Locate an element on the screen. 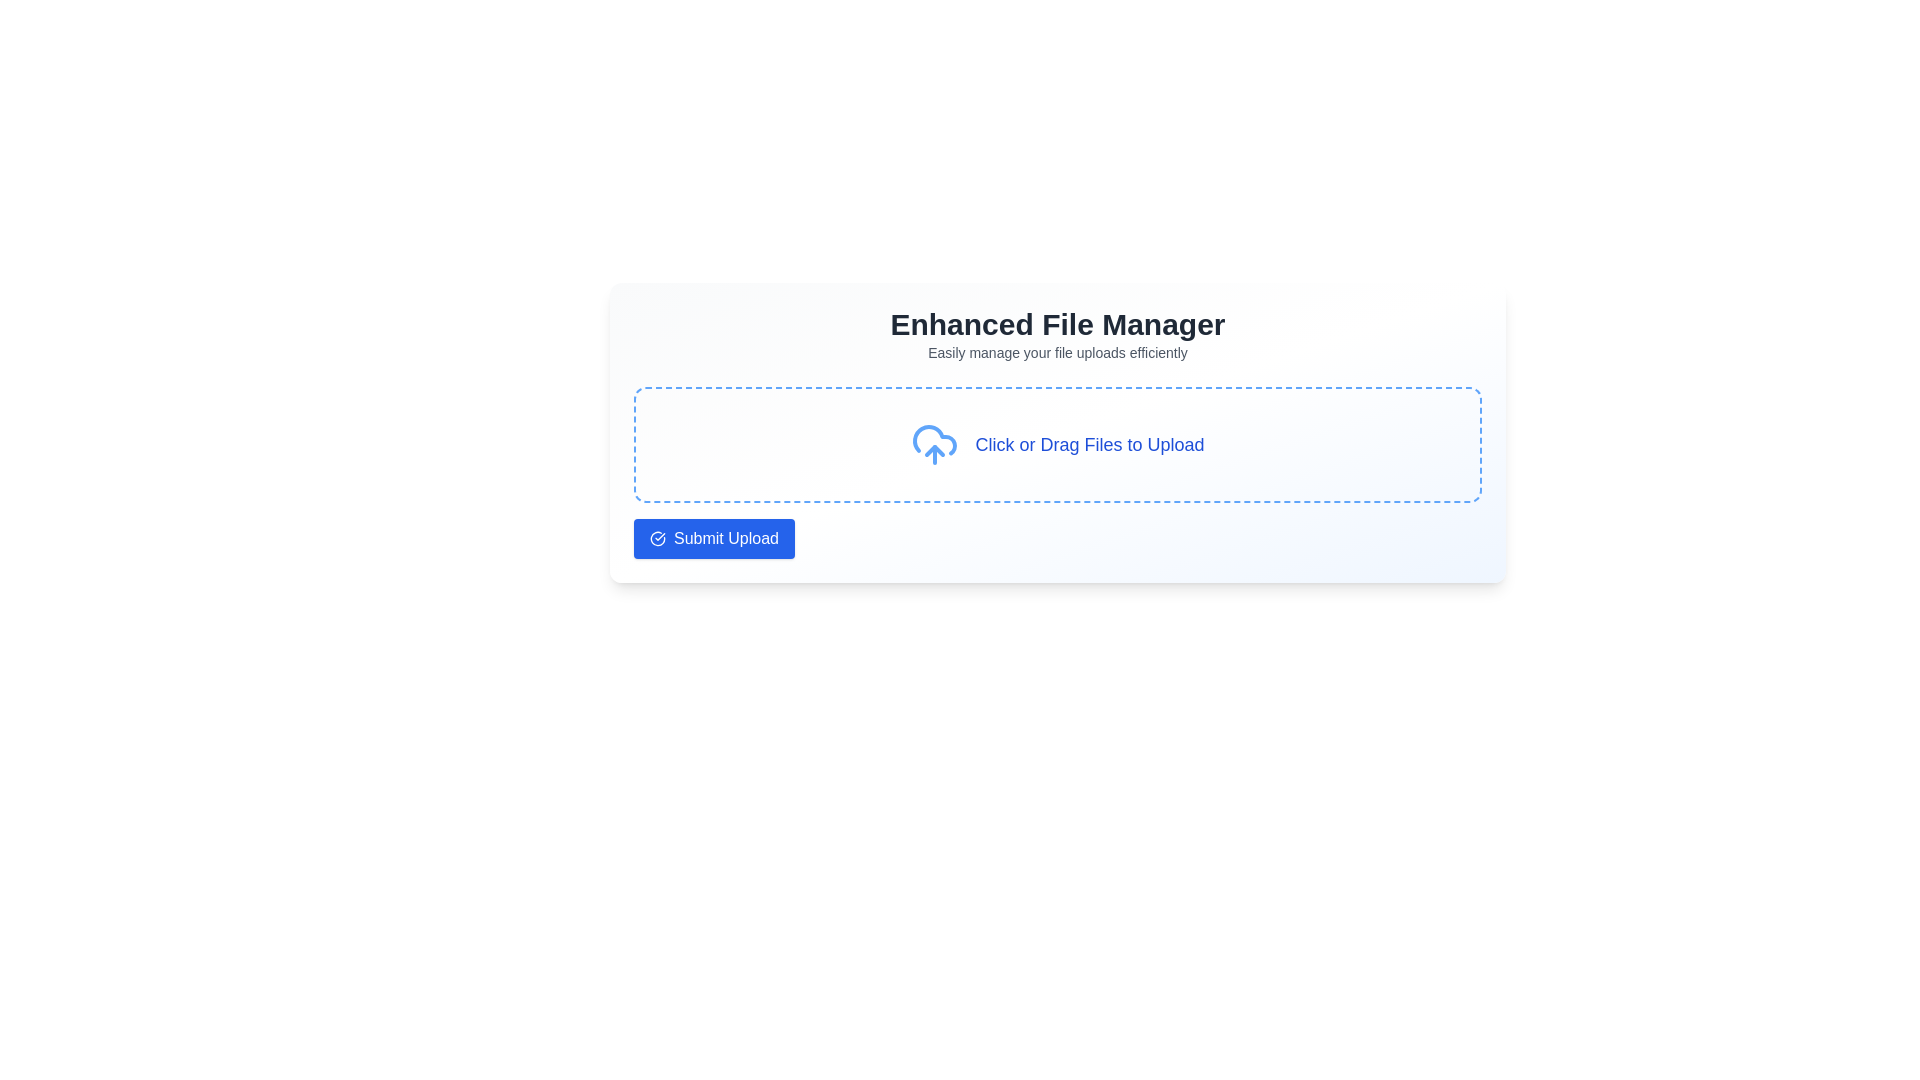 The image size is (1920, 1080). instructional text label displaying 'Click or Drag Files to Upload', which is centered within a dashed-bordered box in the 'Enhanced File Manager' section is located at coordinates (1088, 443).